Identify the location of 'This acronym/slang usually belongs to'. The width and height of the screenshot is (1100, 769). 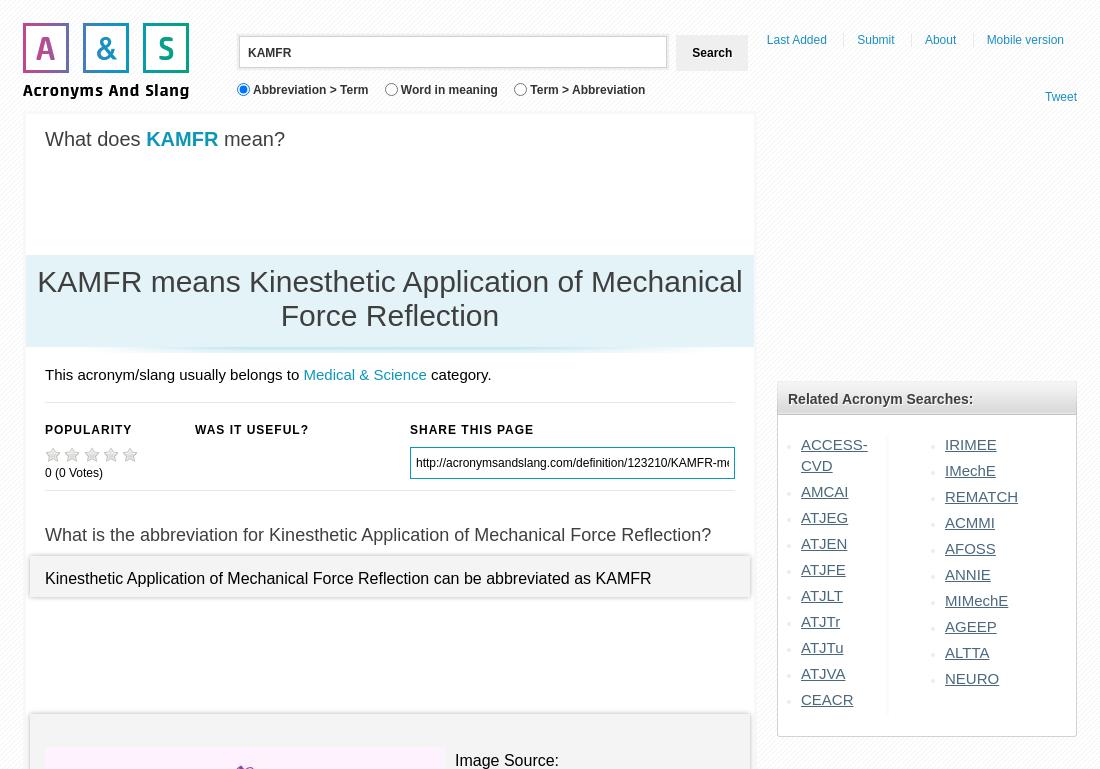
(43, 373).